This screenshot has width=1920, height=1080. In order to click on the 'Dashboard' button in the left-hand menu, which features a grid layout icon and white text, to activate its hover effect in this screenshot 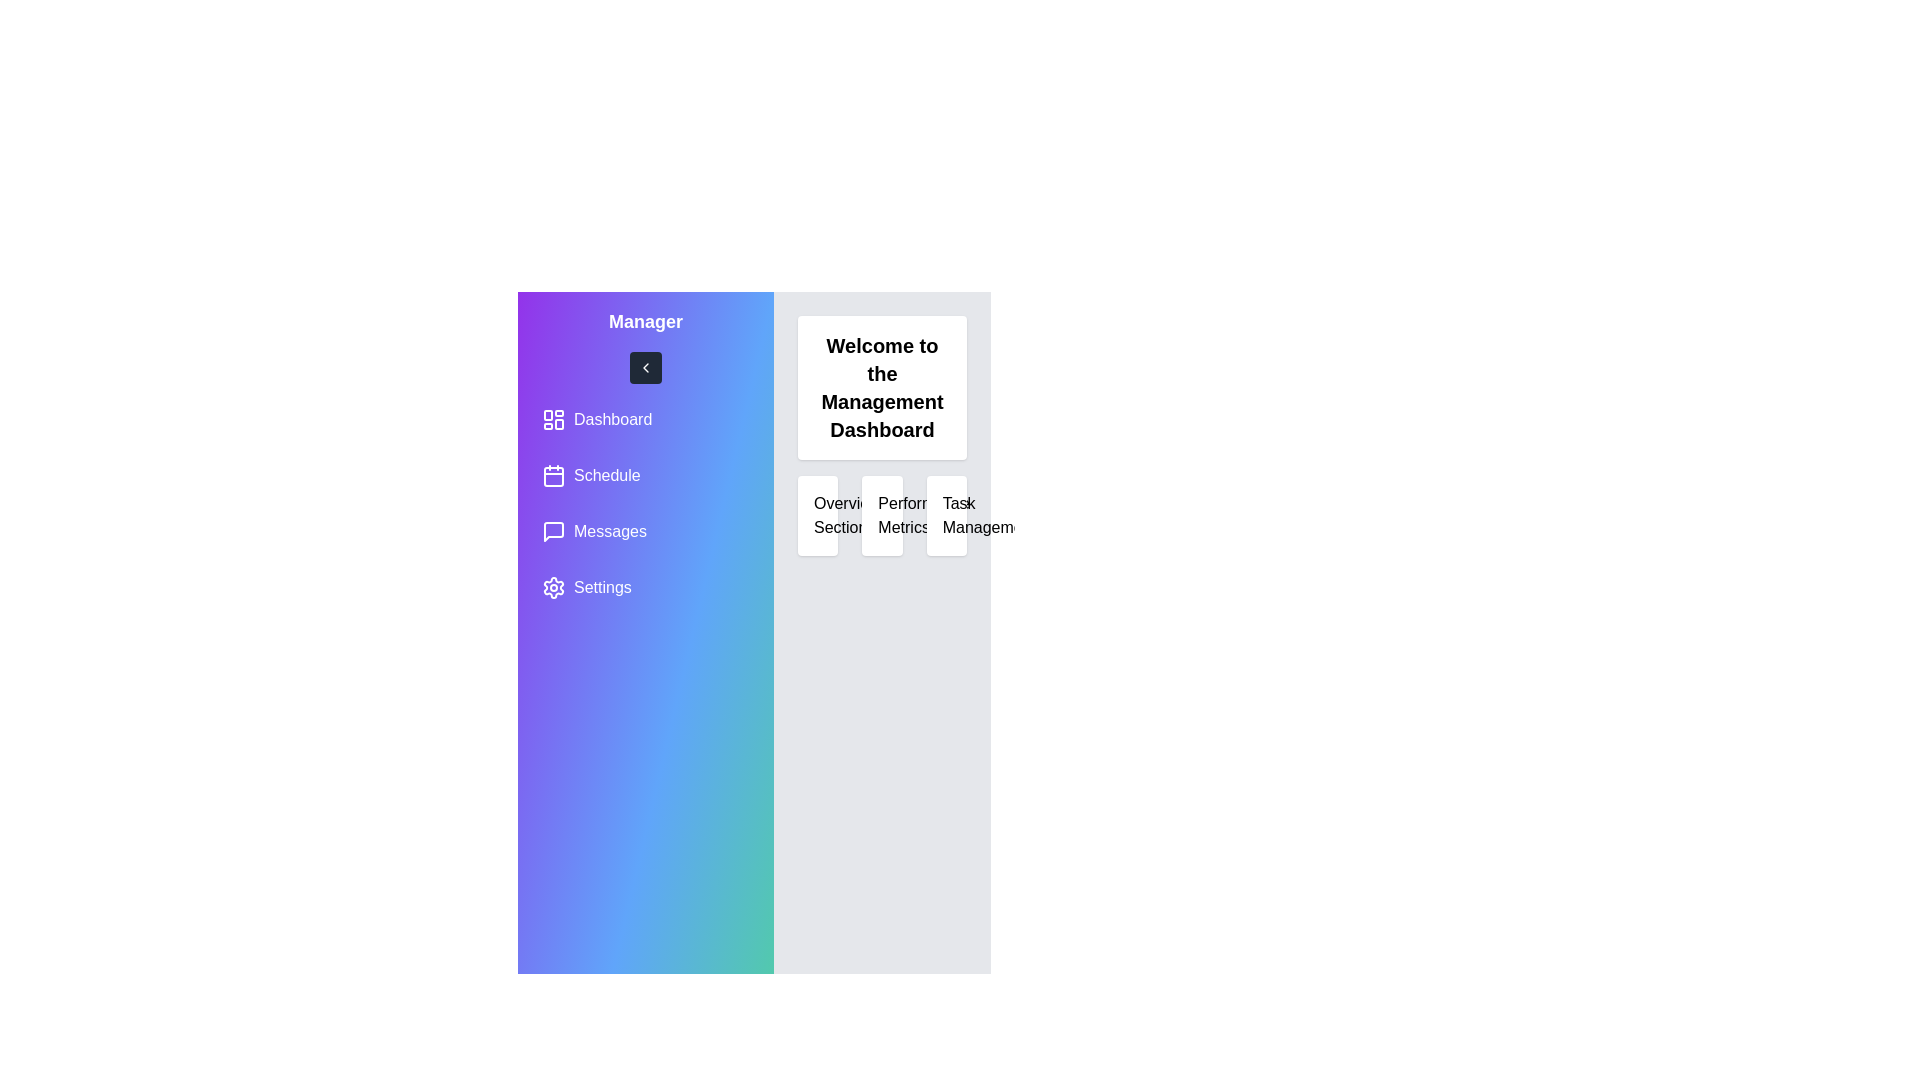, I will do `click(646, 419)`.